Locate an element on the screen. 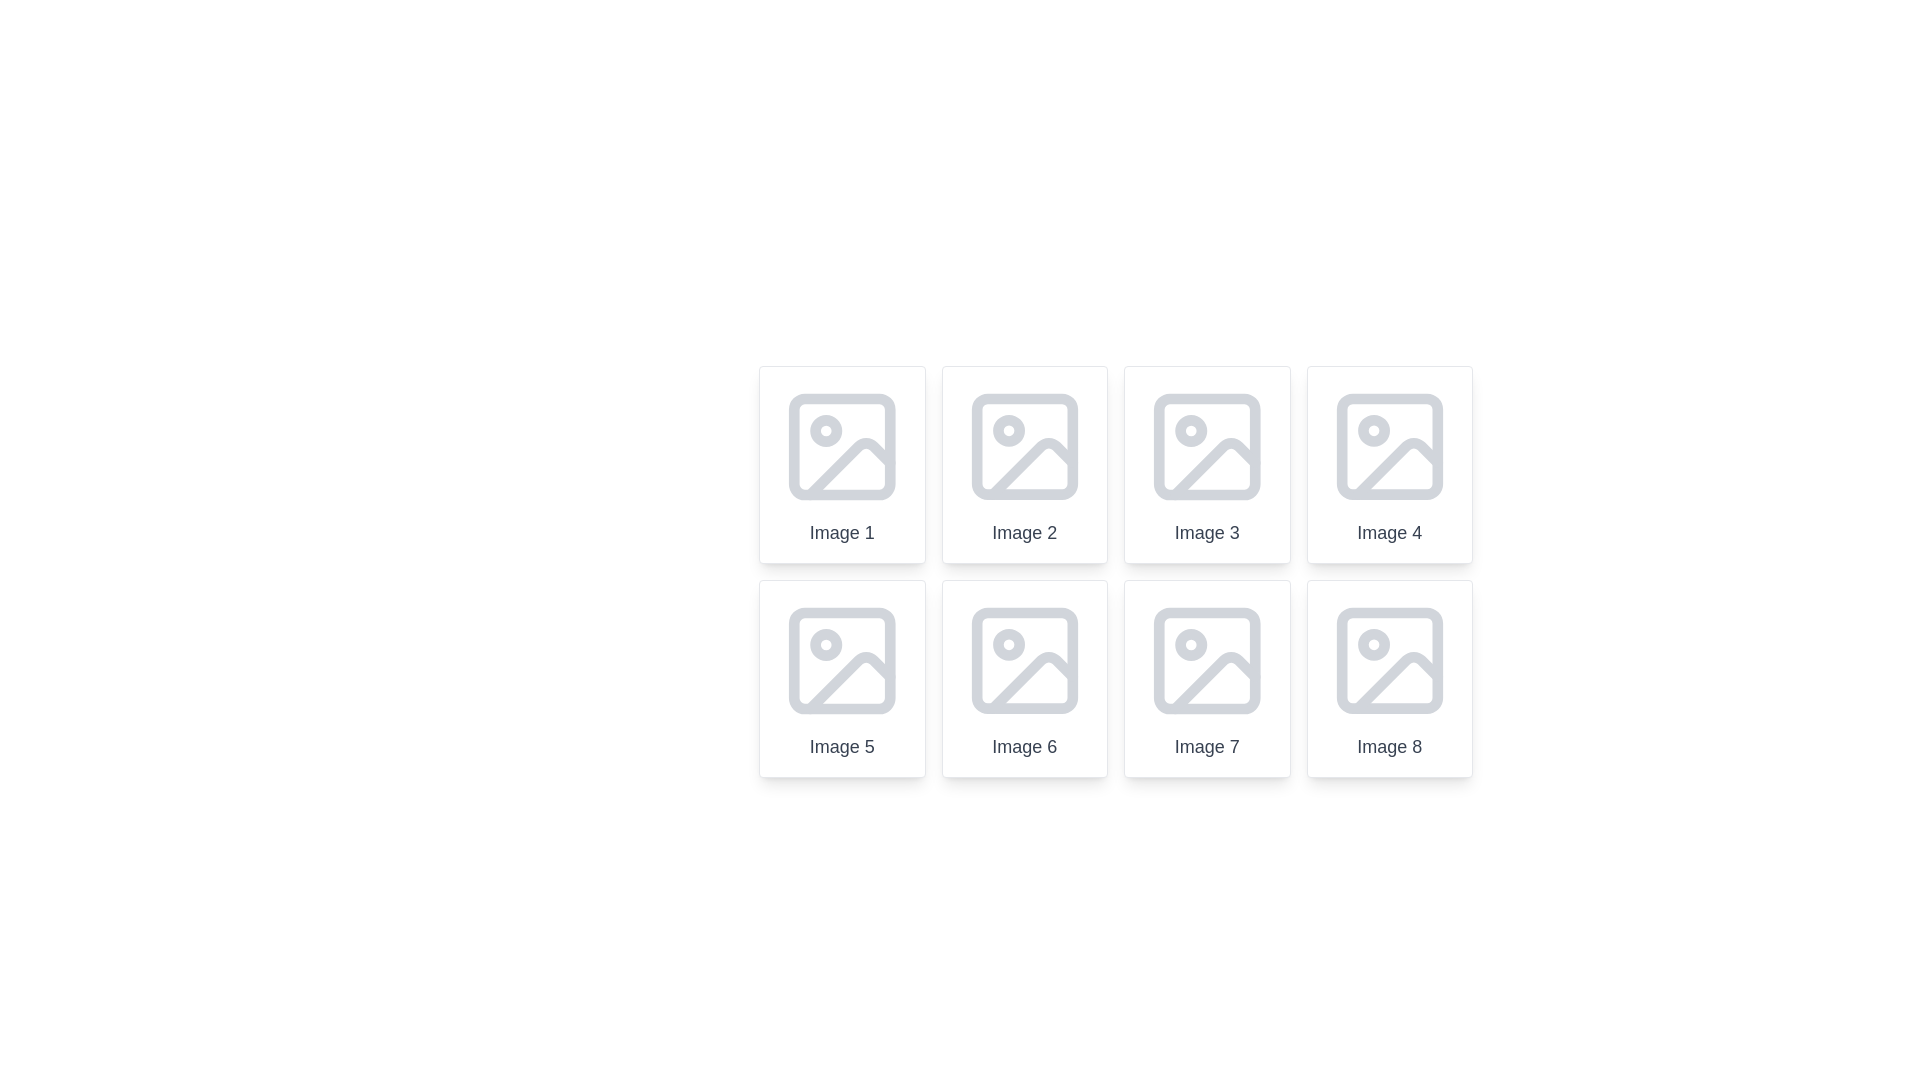 Image resolution: width=1920 pixels, height=1080 pixels. the small light gray rectangle with rounded corners located in the image placeholder labeled 'Image 7', which is positioned in the second row, third column of the grid layout is located at coordinates (1206, 660).